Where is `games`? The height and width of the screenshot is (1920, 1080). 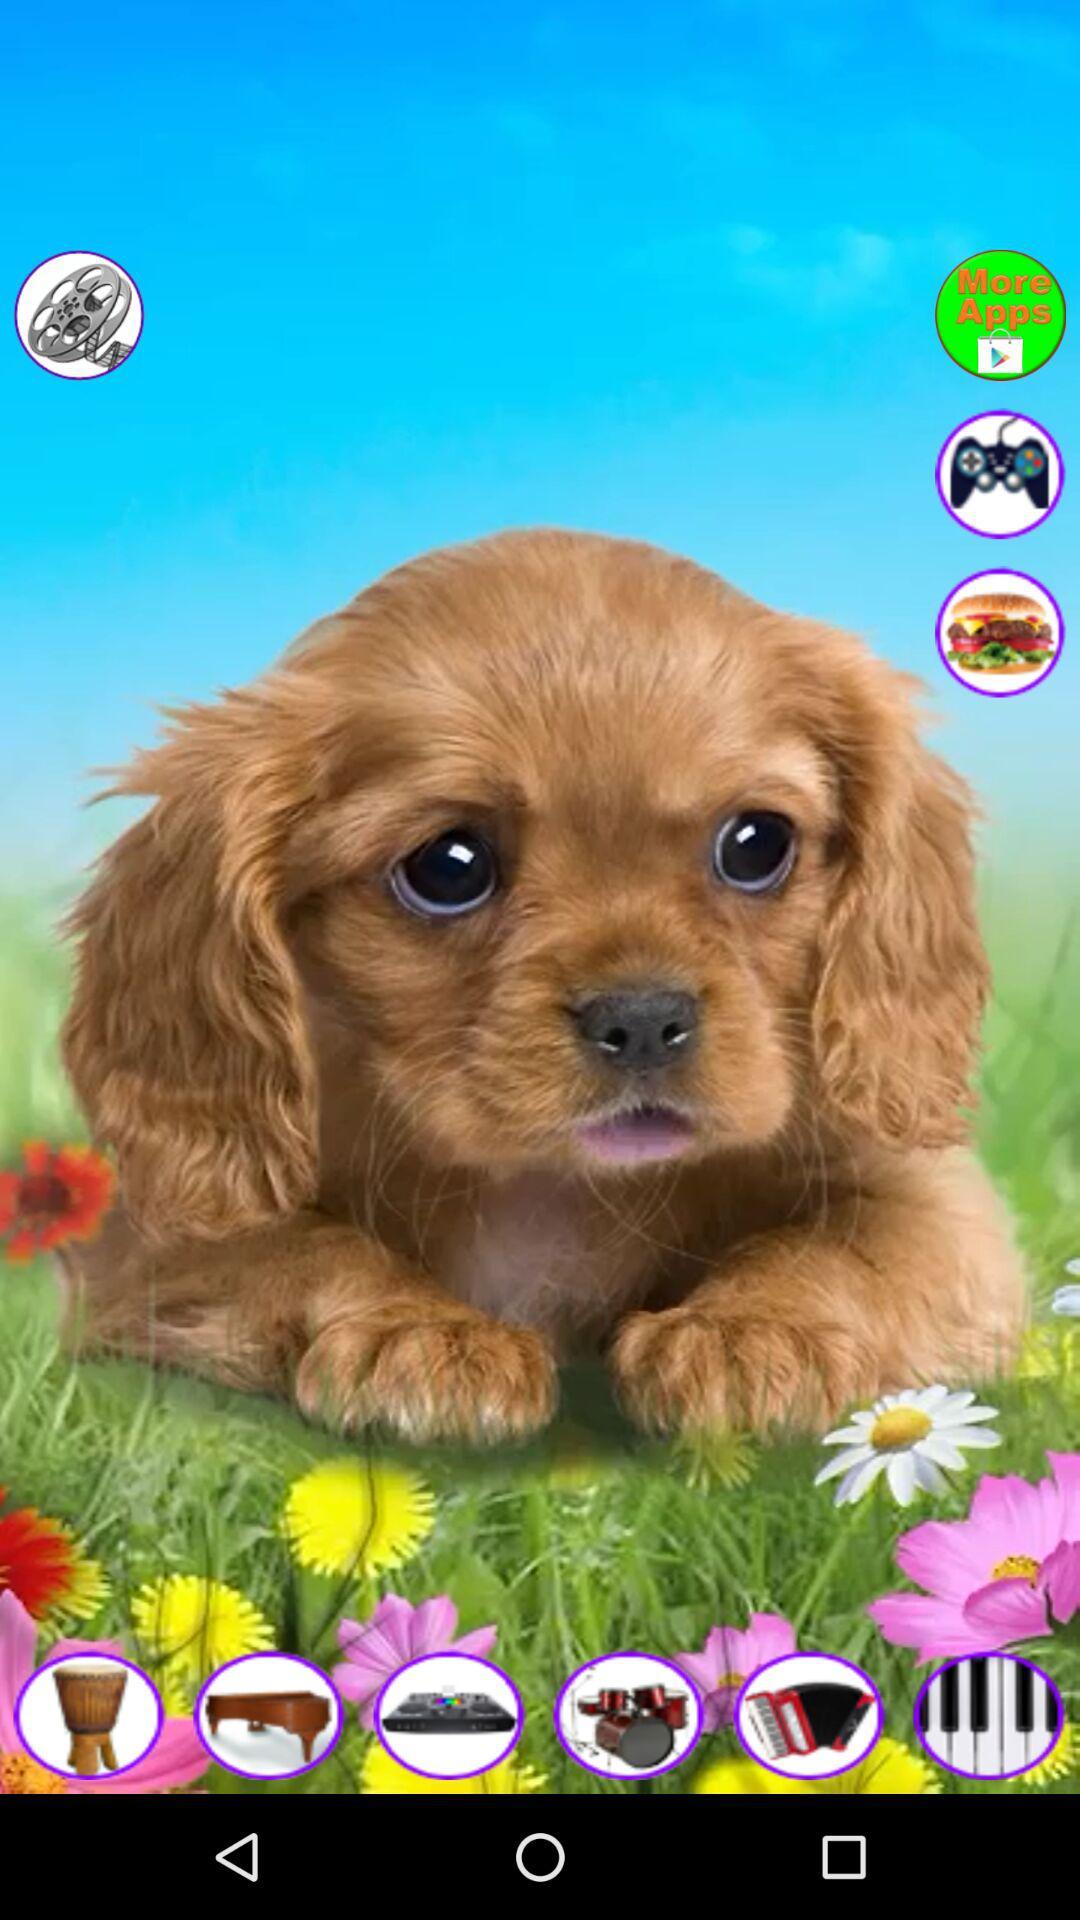
games is located at coordinates (1000, 472).